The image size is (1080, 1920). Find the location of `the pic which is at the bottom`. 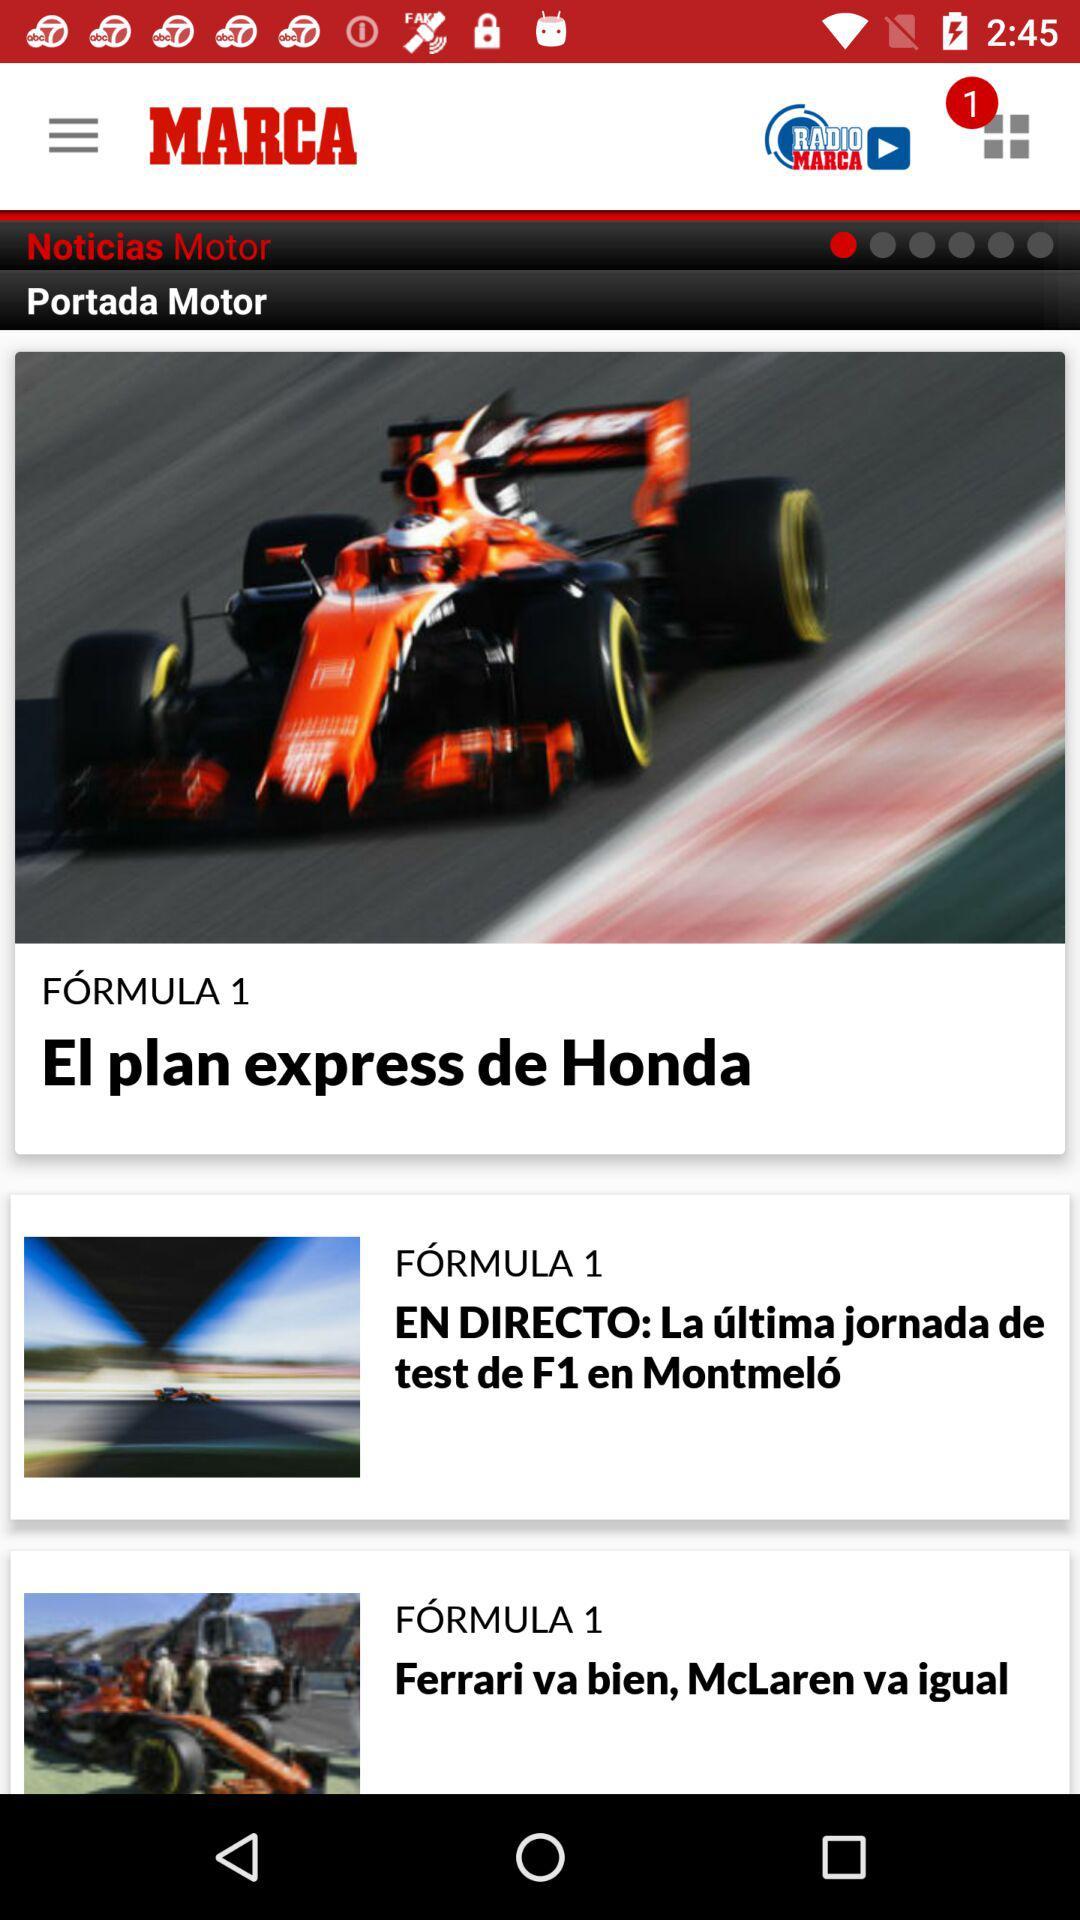

the pic which is at the bottom is located at coordinates (192, 1690).